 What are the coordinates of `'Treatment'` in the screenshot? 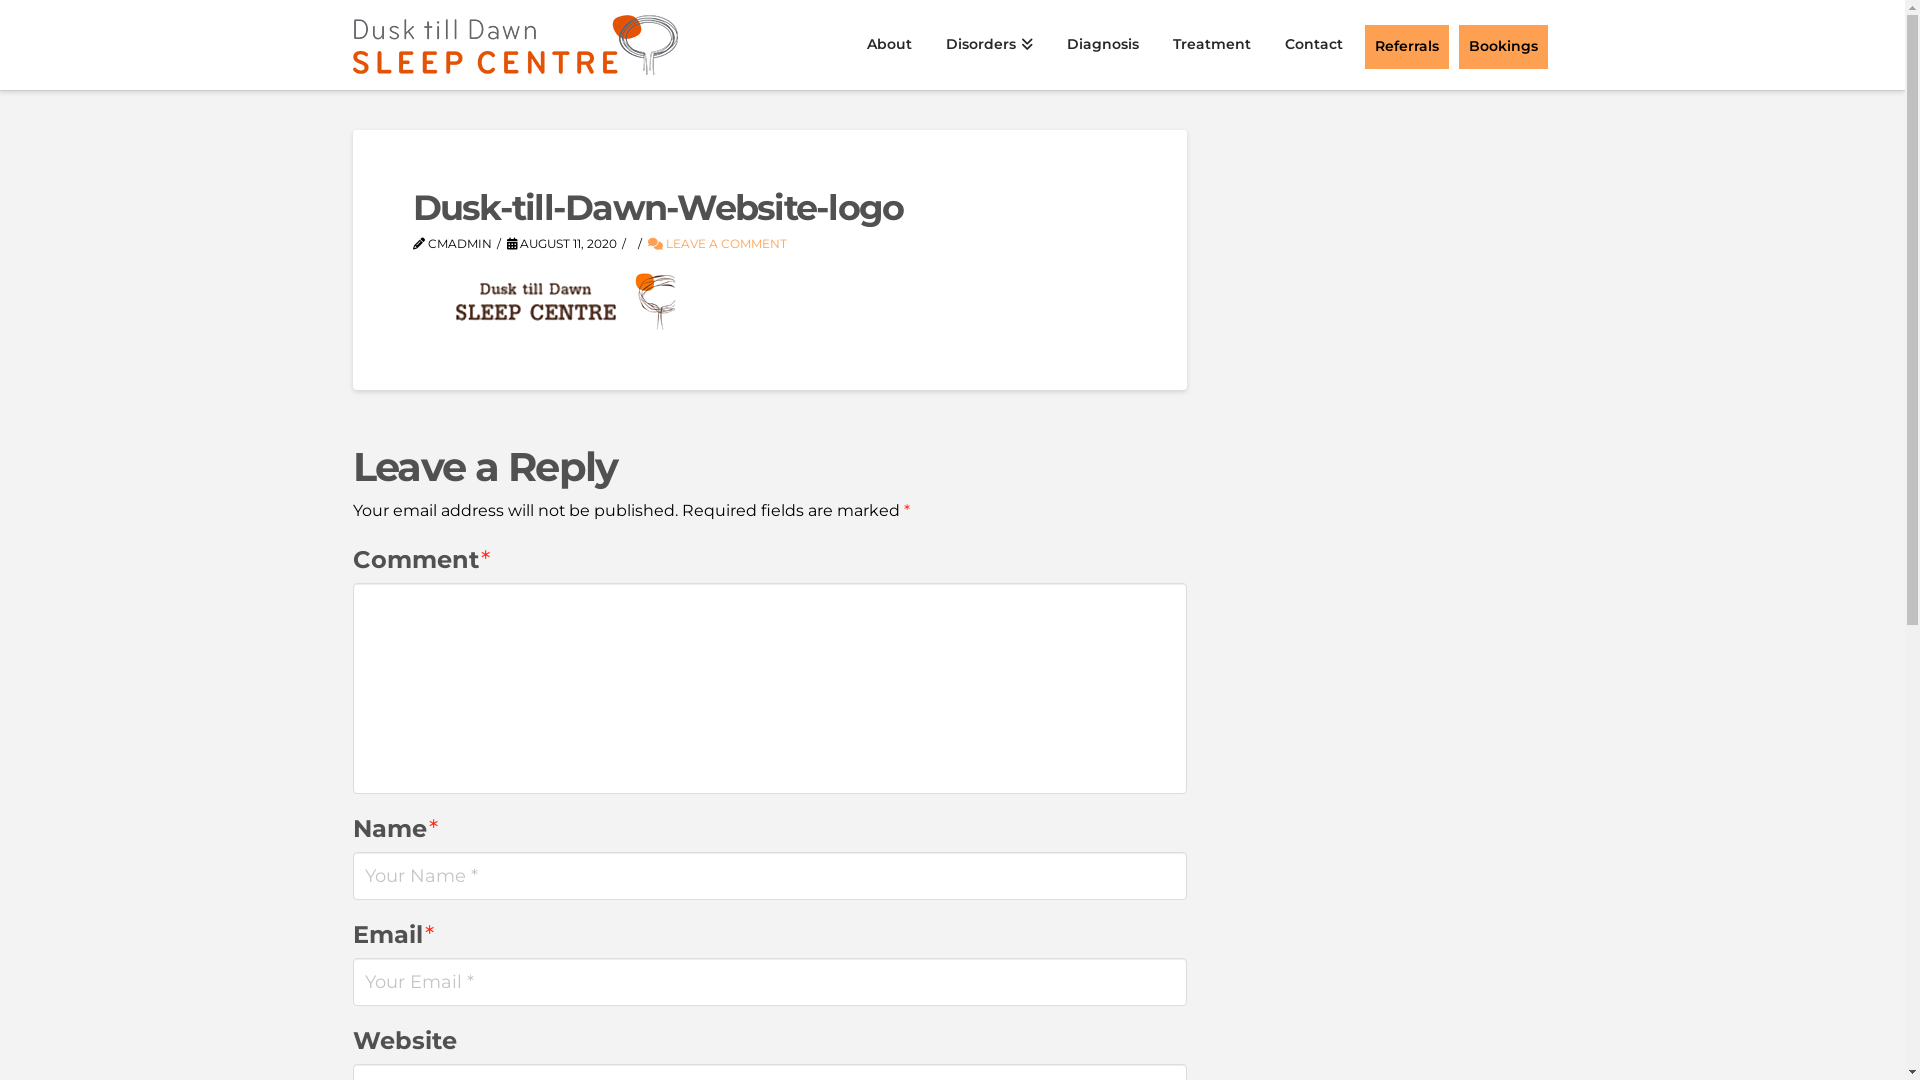 It's located at (1210, 45).